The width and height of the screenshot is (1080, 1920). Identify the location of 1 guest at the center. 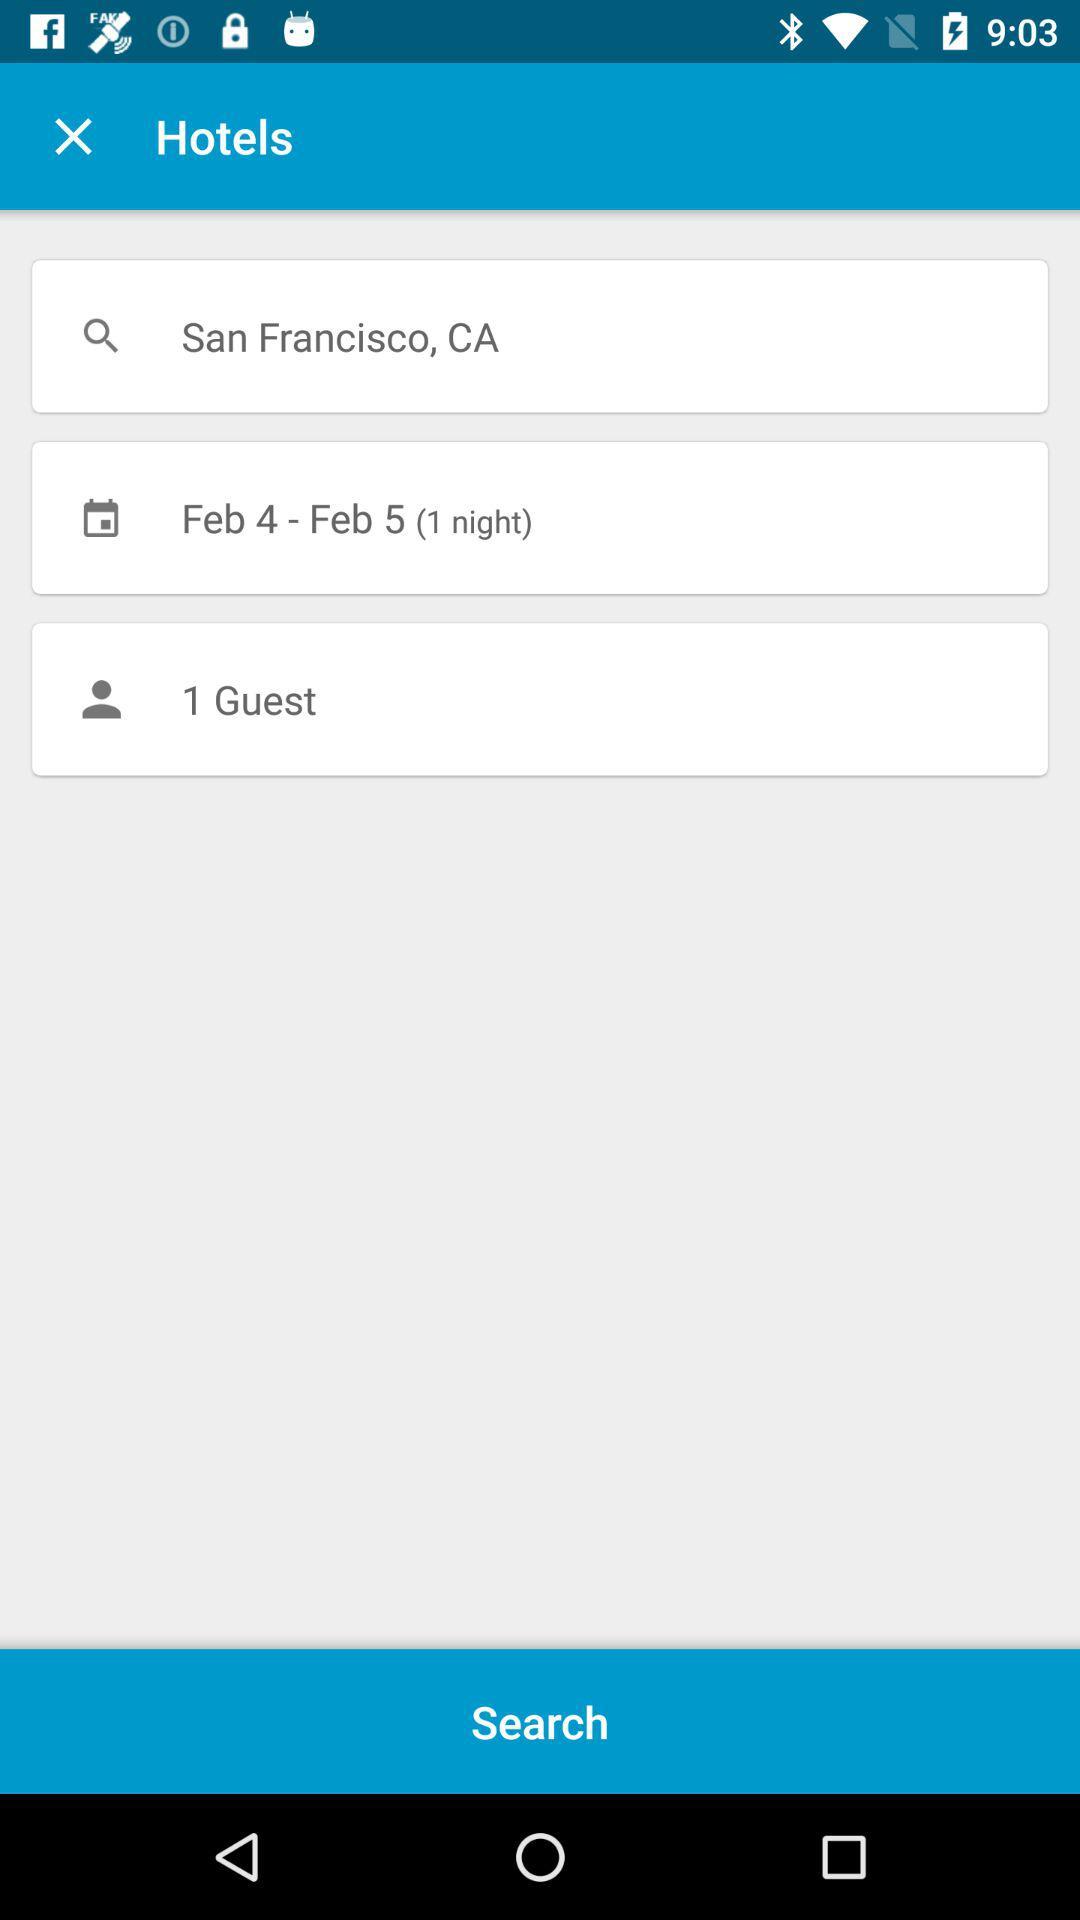
(540, 699).